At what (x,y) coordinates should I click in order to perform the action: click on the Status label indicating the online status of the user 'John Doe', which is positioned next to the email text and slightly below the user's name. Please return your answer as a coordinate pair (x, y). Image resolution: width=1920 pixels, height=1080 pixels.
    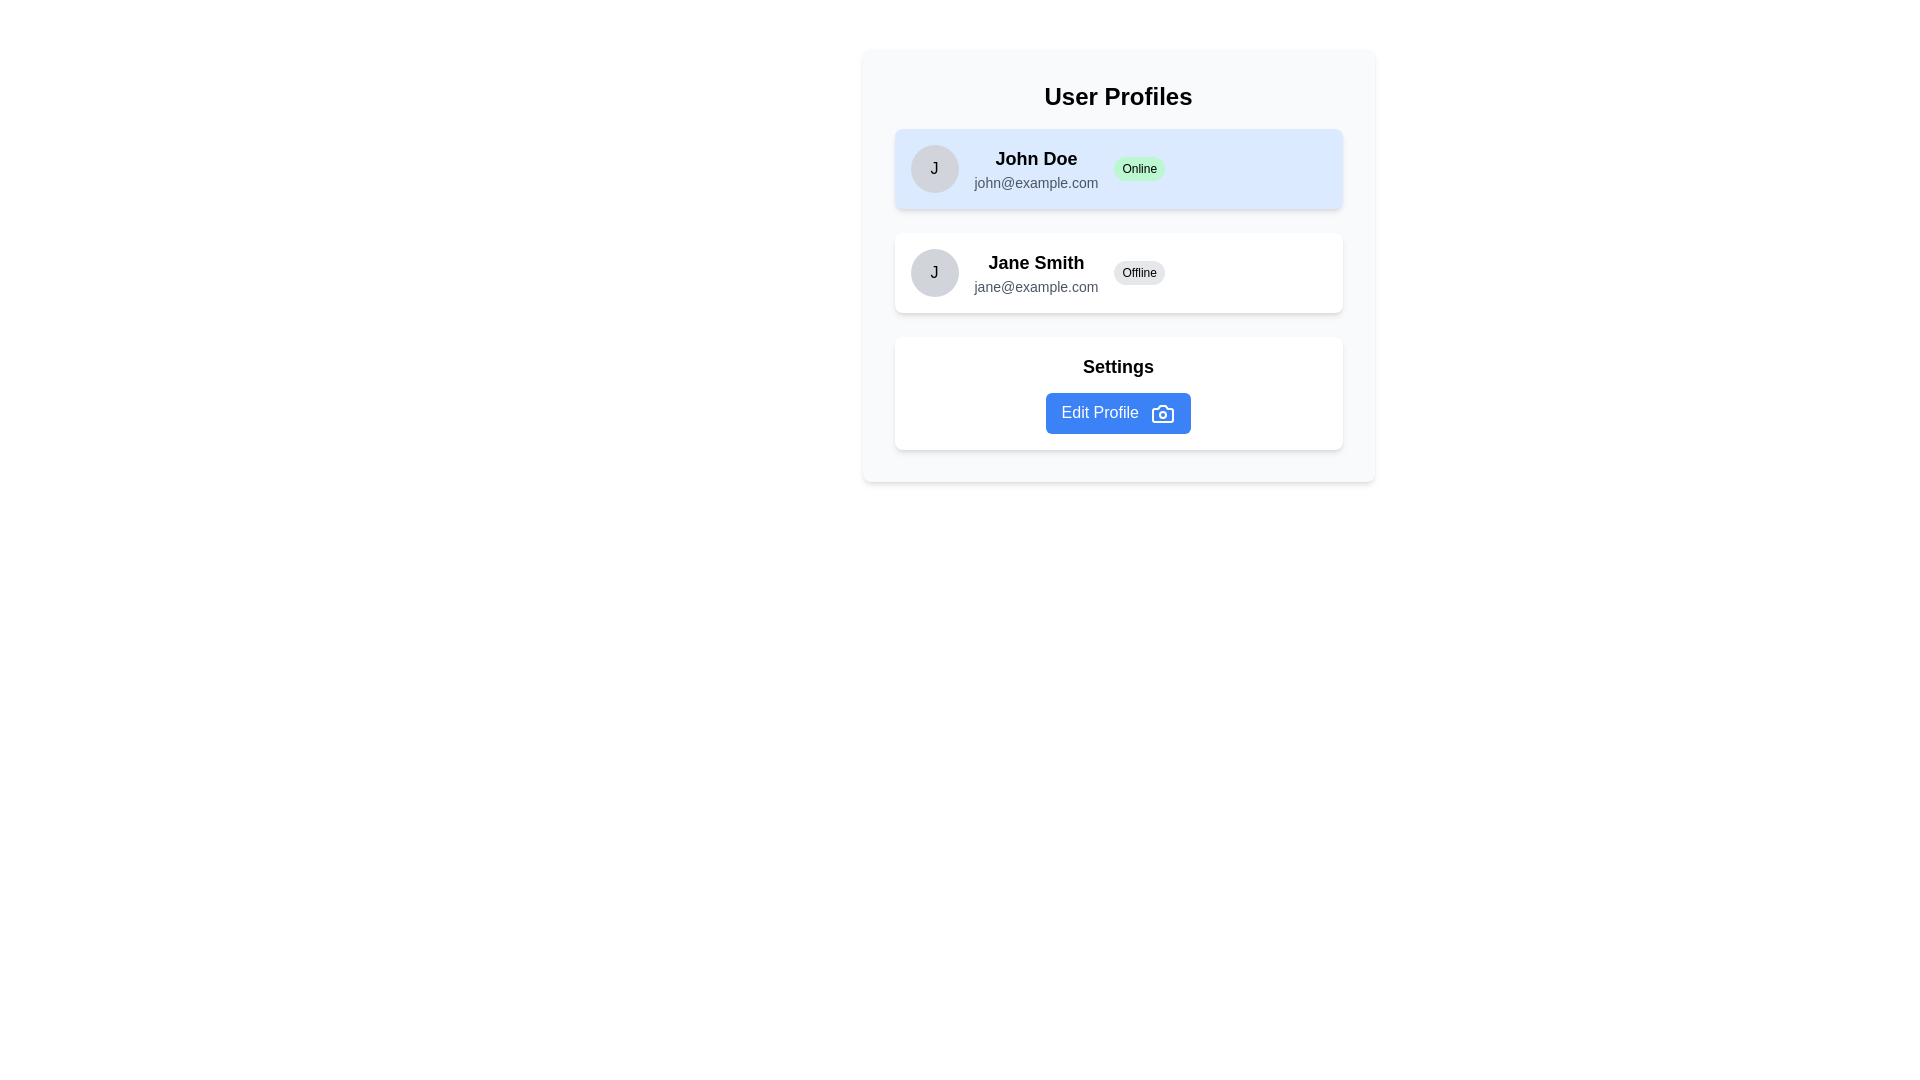
    Looking at the image, I should click on (1117, 168).